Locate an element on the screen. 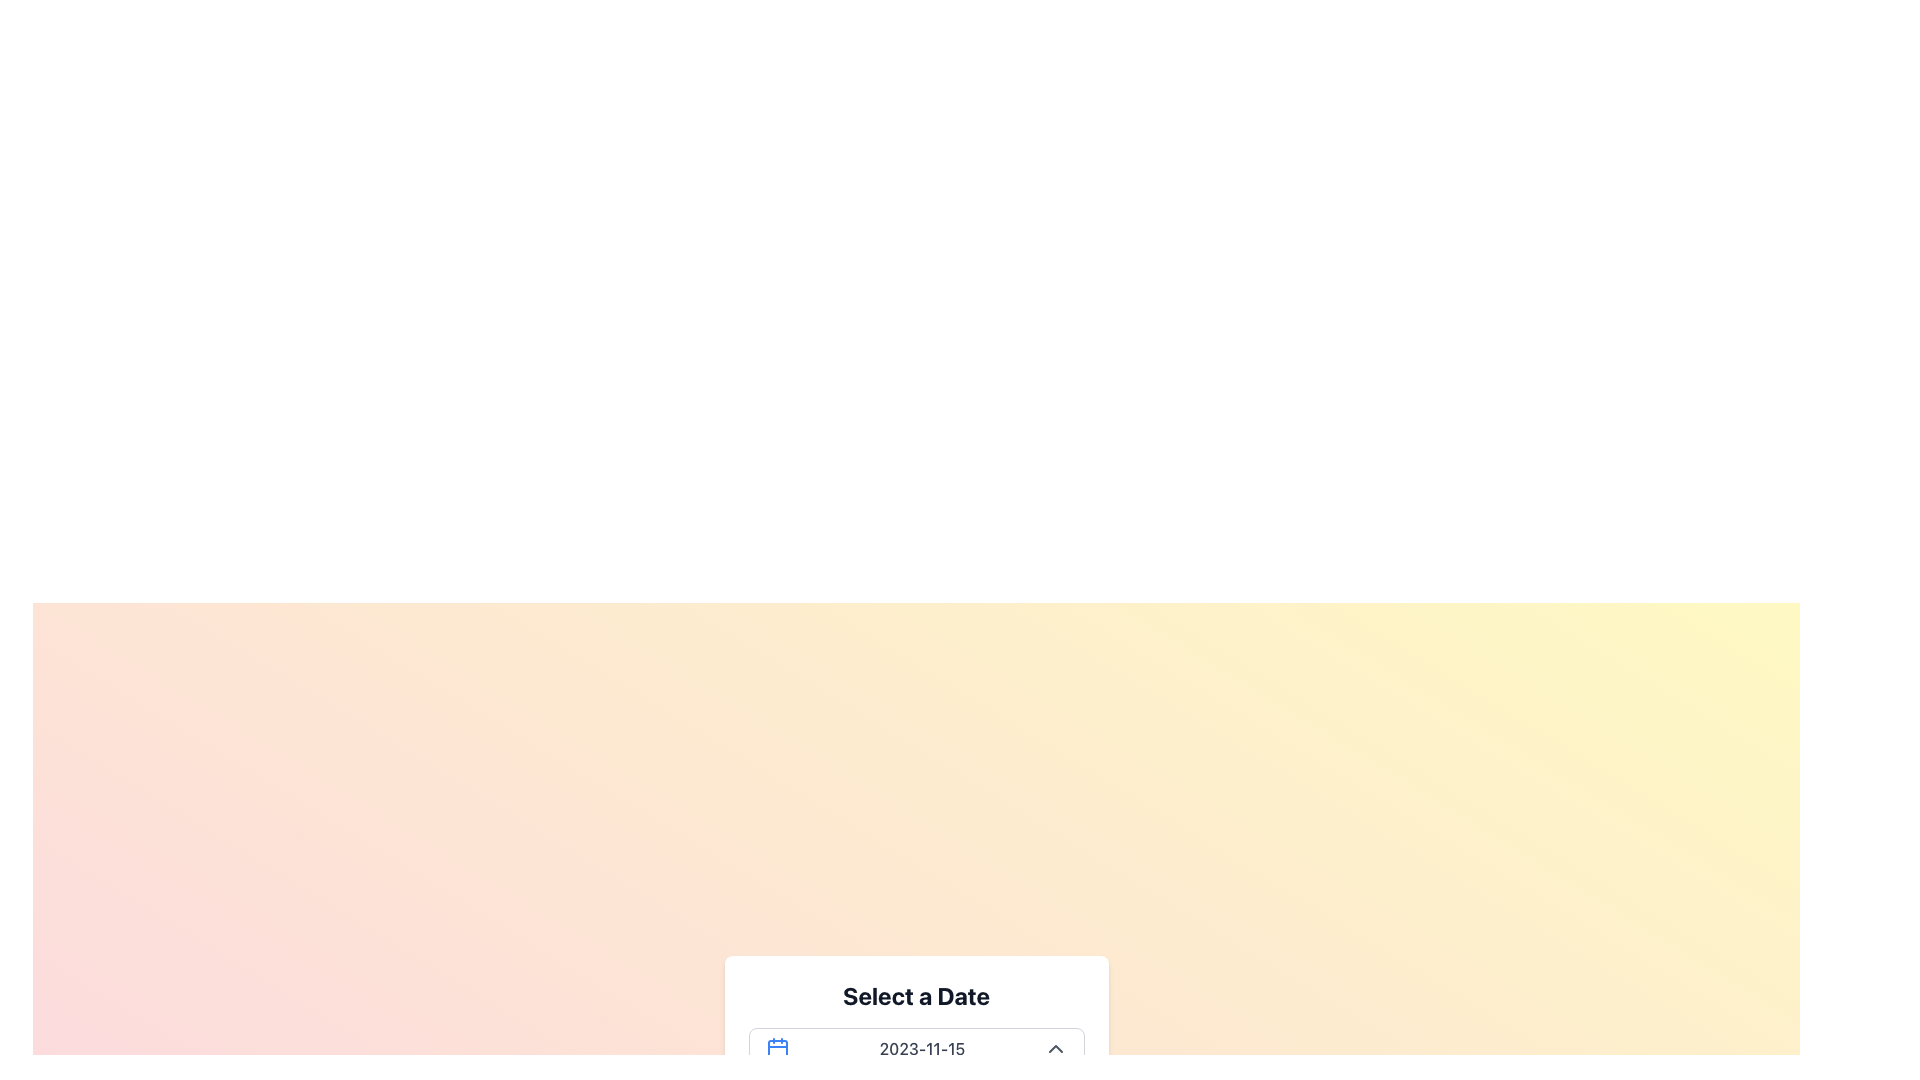 Image resolution: width=1920 pixels, height=1080 pixels. the calendar icon located to the left of the date text '2023-11-15' is located at coordinates (776, 1048).